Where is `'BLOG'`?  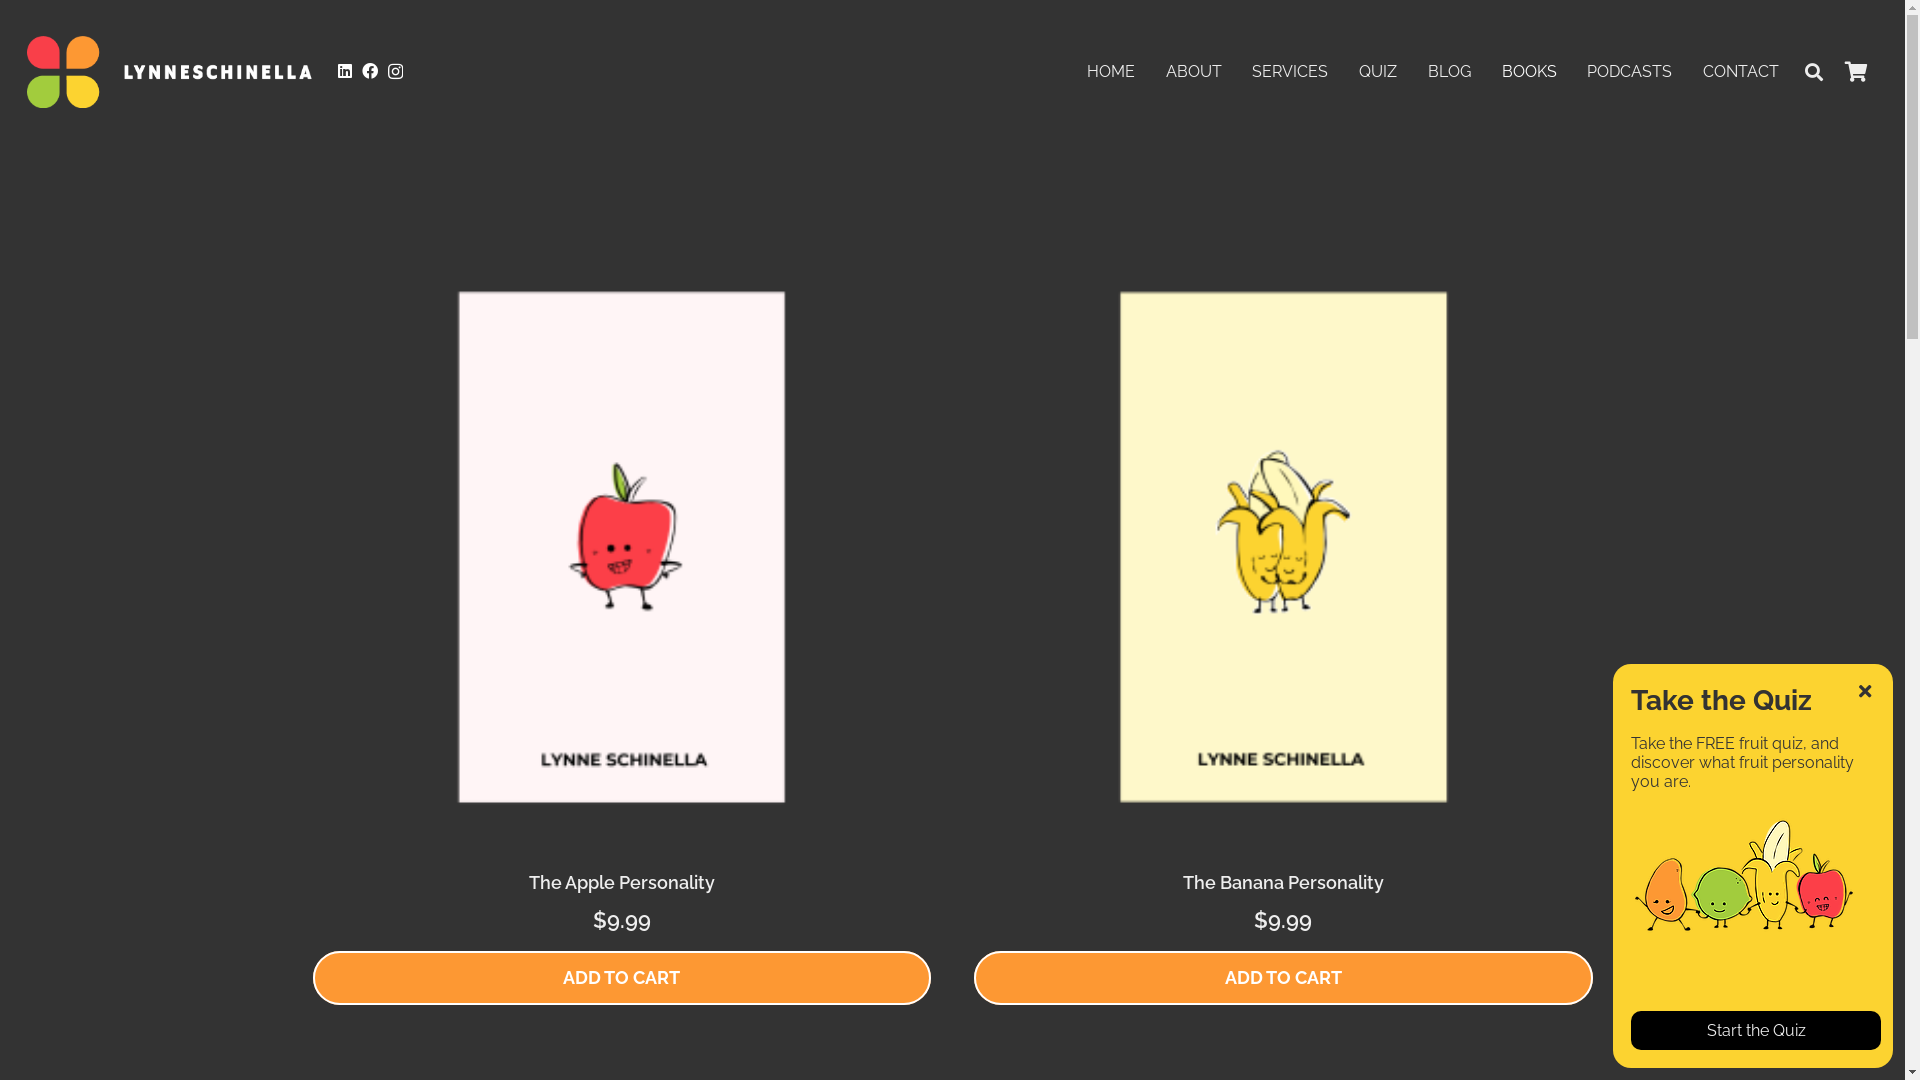
'BLOG' is located at coordinates (1449, 71).